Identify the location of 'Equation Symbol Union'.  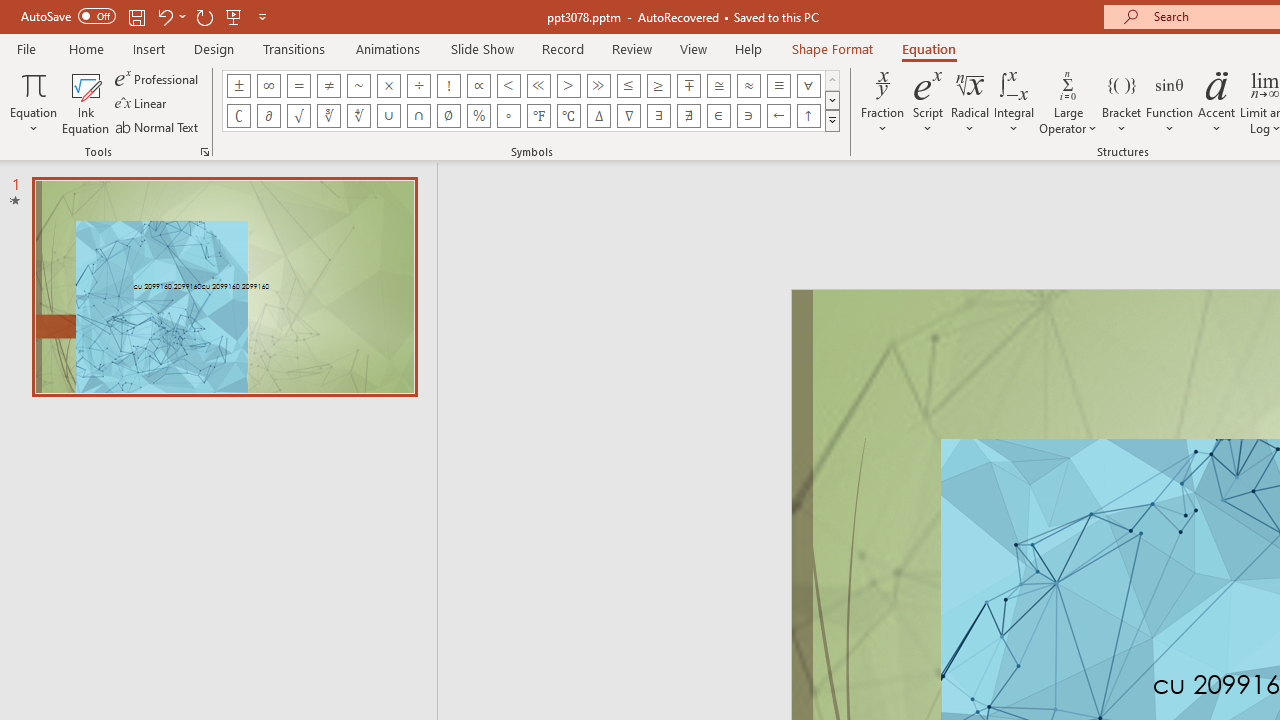
(389, 115).